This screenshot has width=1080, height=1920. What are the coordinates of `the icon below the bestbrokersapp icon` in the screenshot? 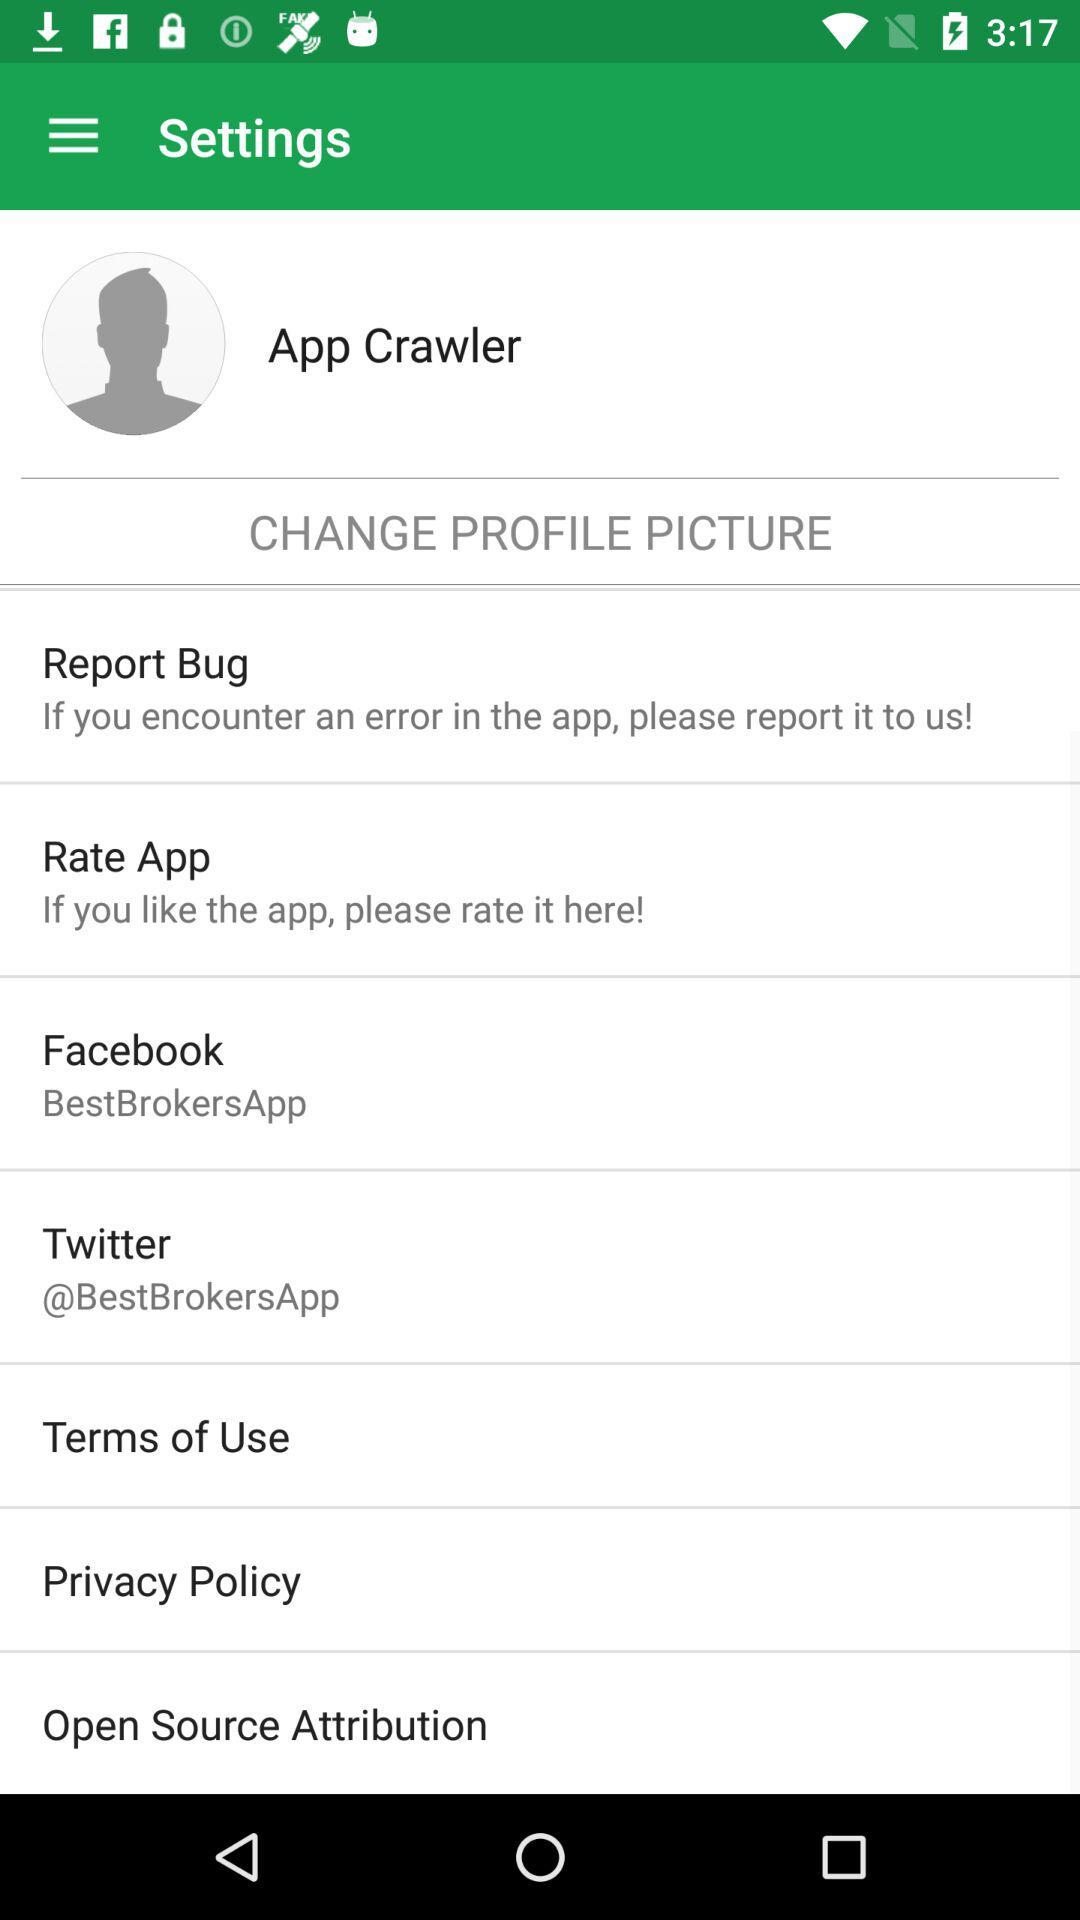 It's located at (106, 1241).